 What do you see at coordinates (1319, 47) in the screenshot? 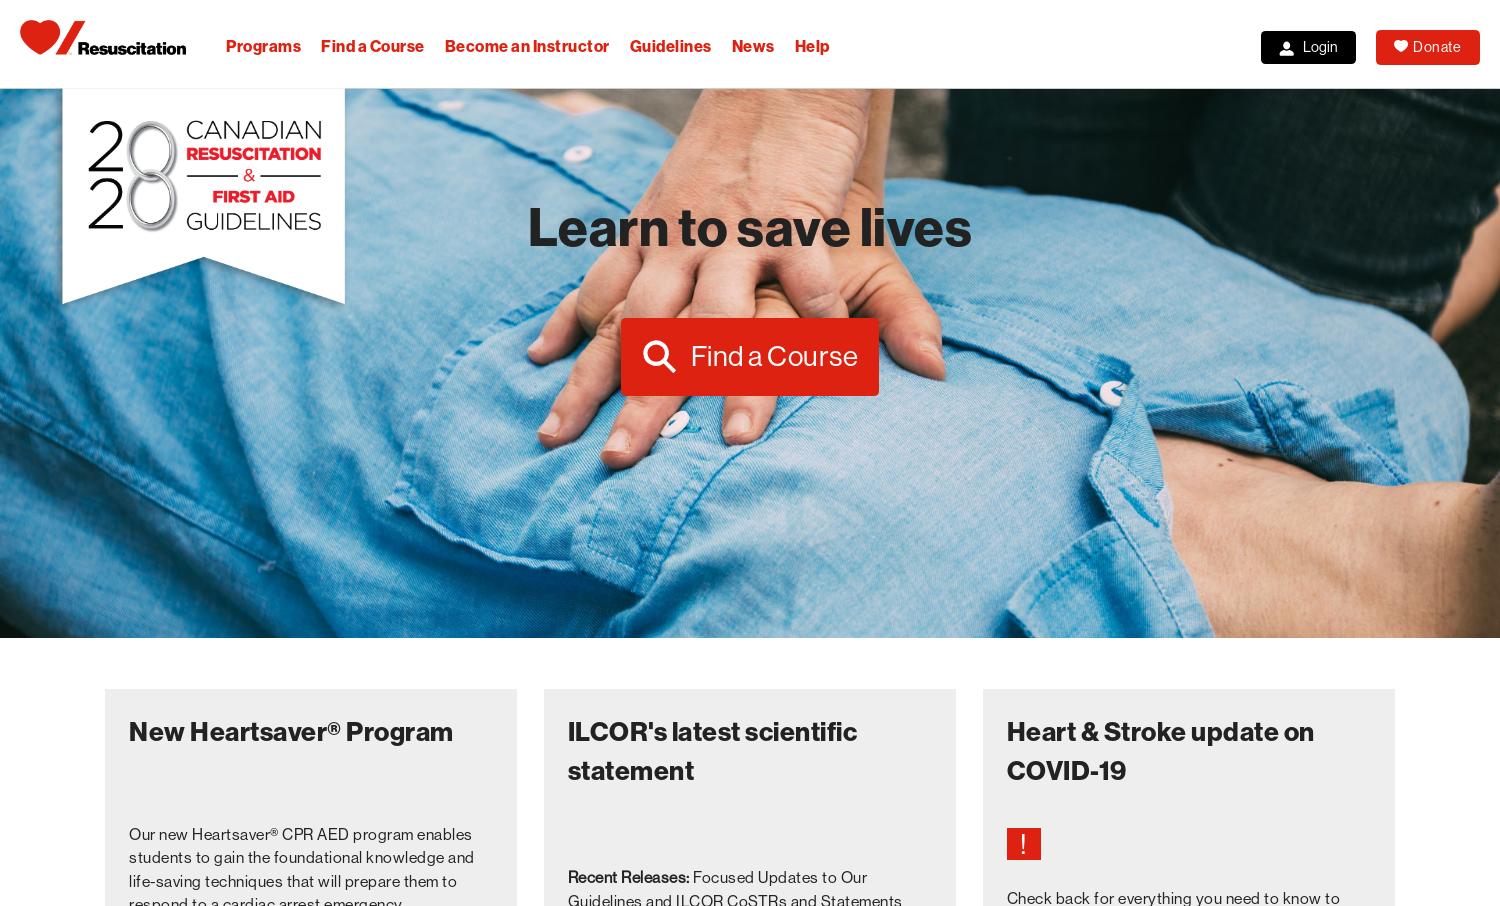
I see `'Login'` at bounding box center [1319, 47].